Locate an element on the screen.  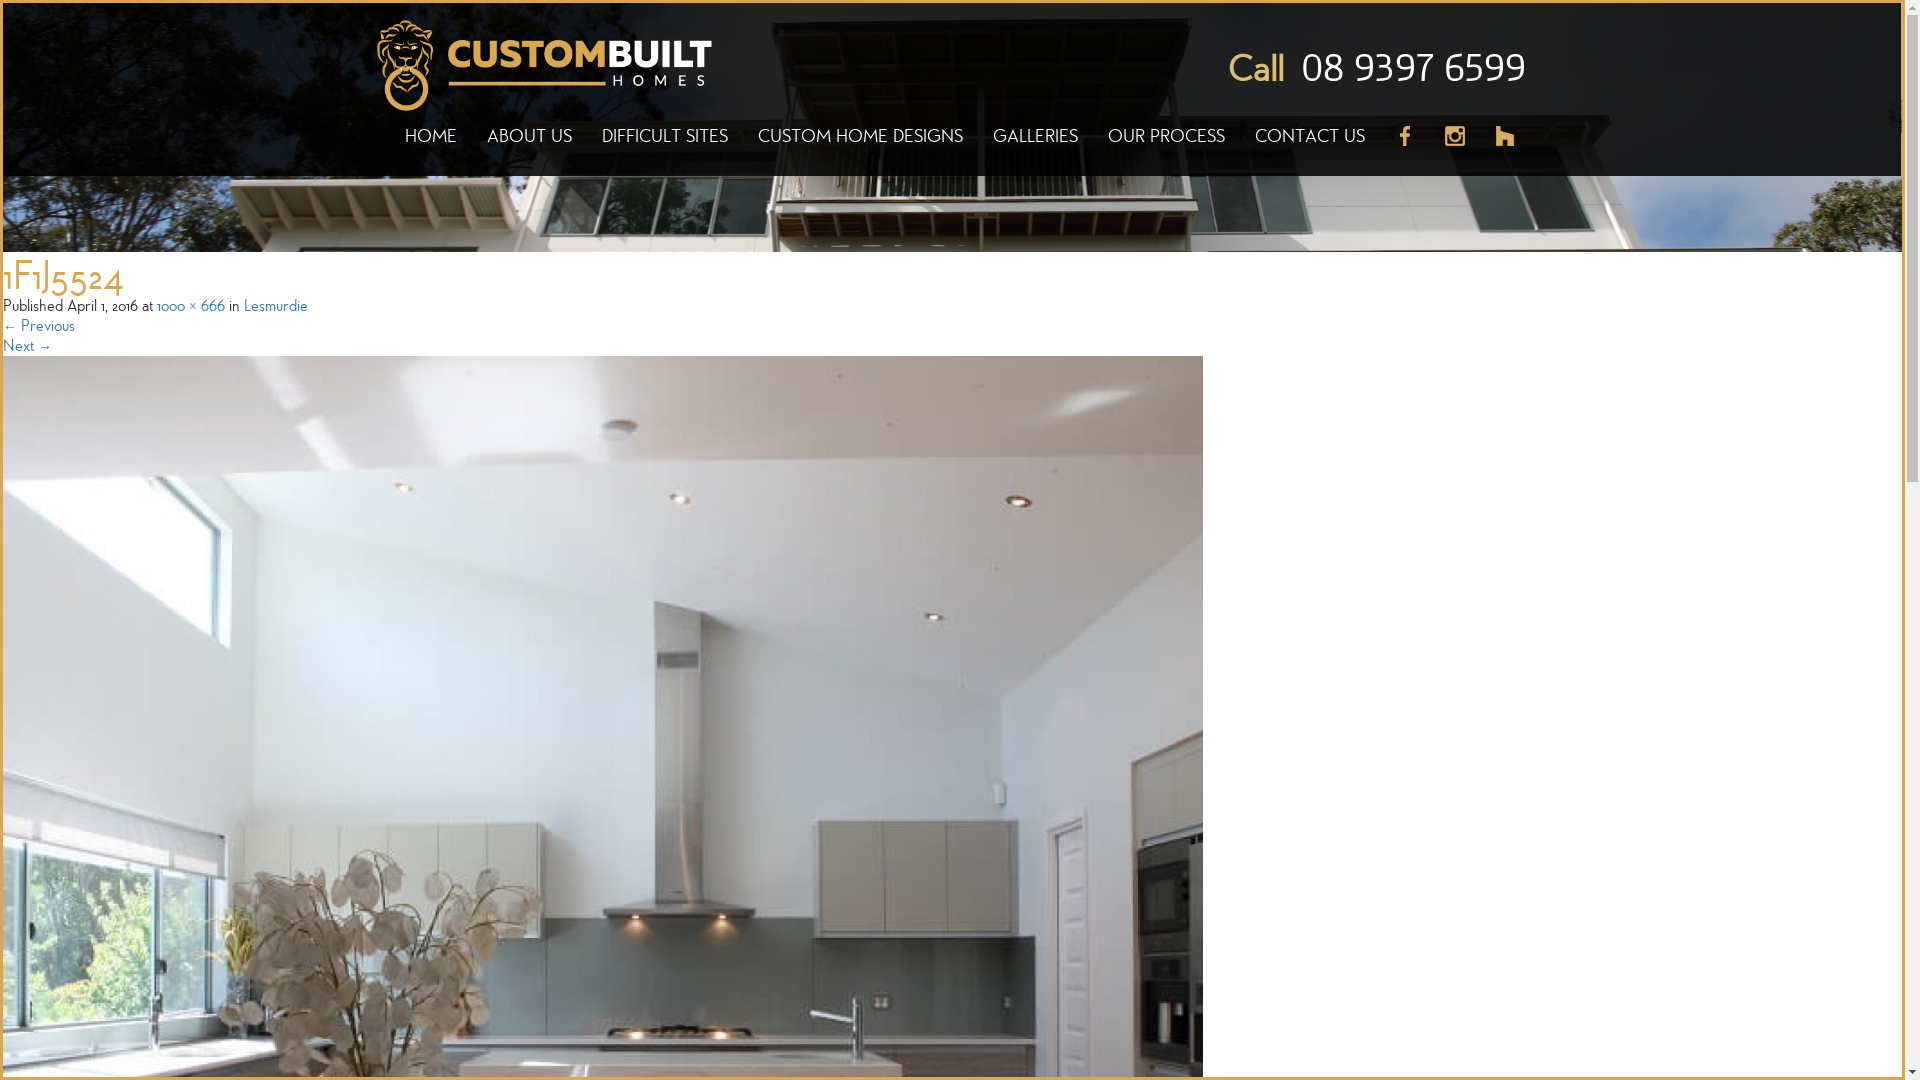
'HOME' is located at coordinates (389, 146).